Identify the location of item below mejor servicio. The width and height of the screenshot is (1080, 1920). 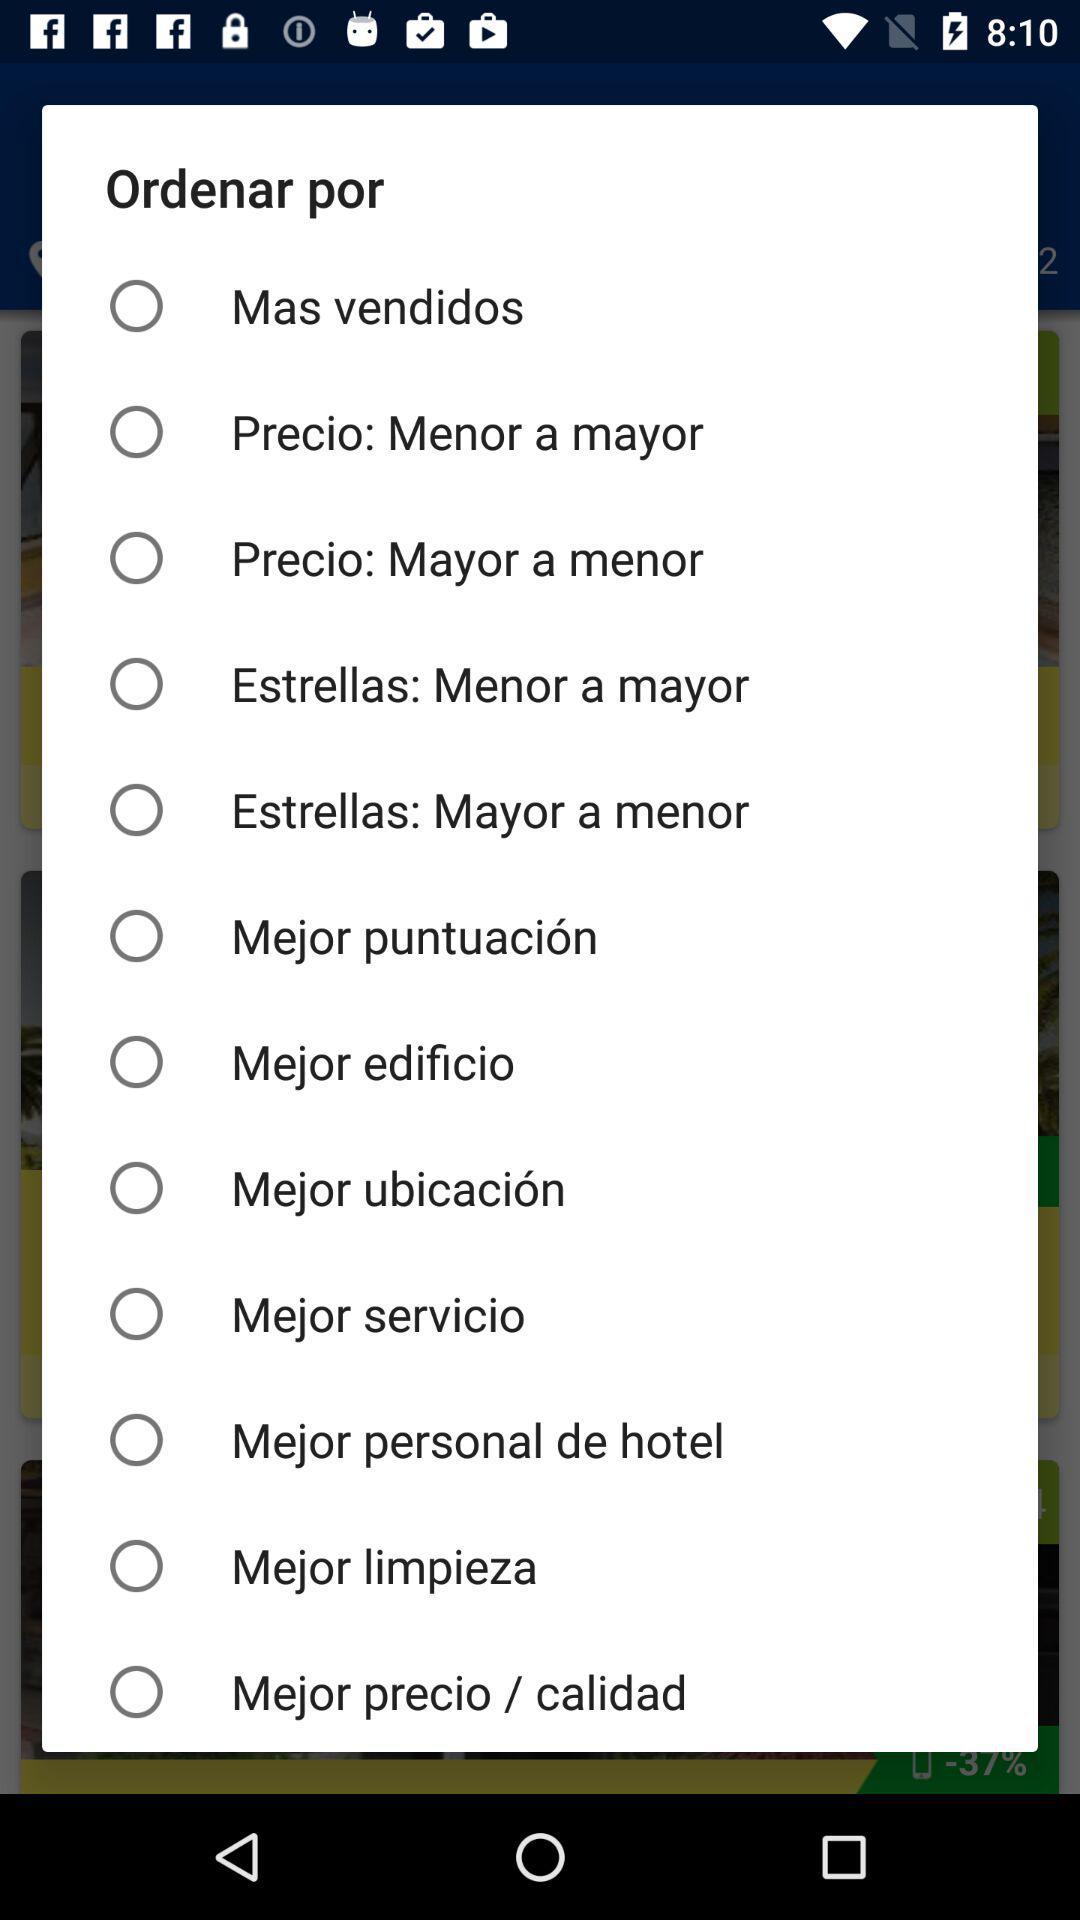
(540, 1440).